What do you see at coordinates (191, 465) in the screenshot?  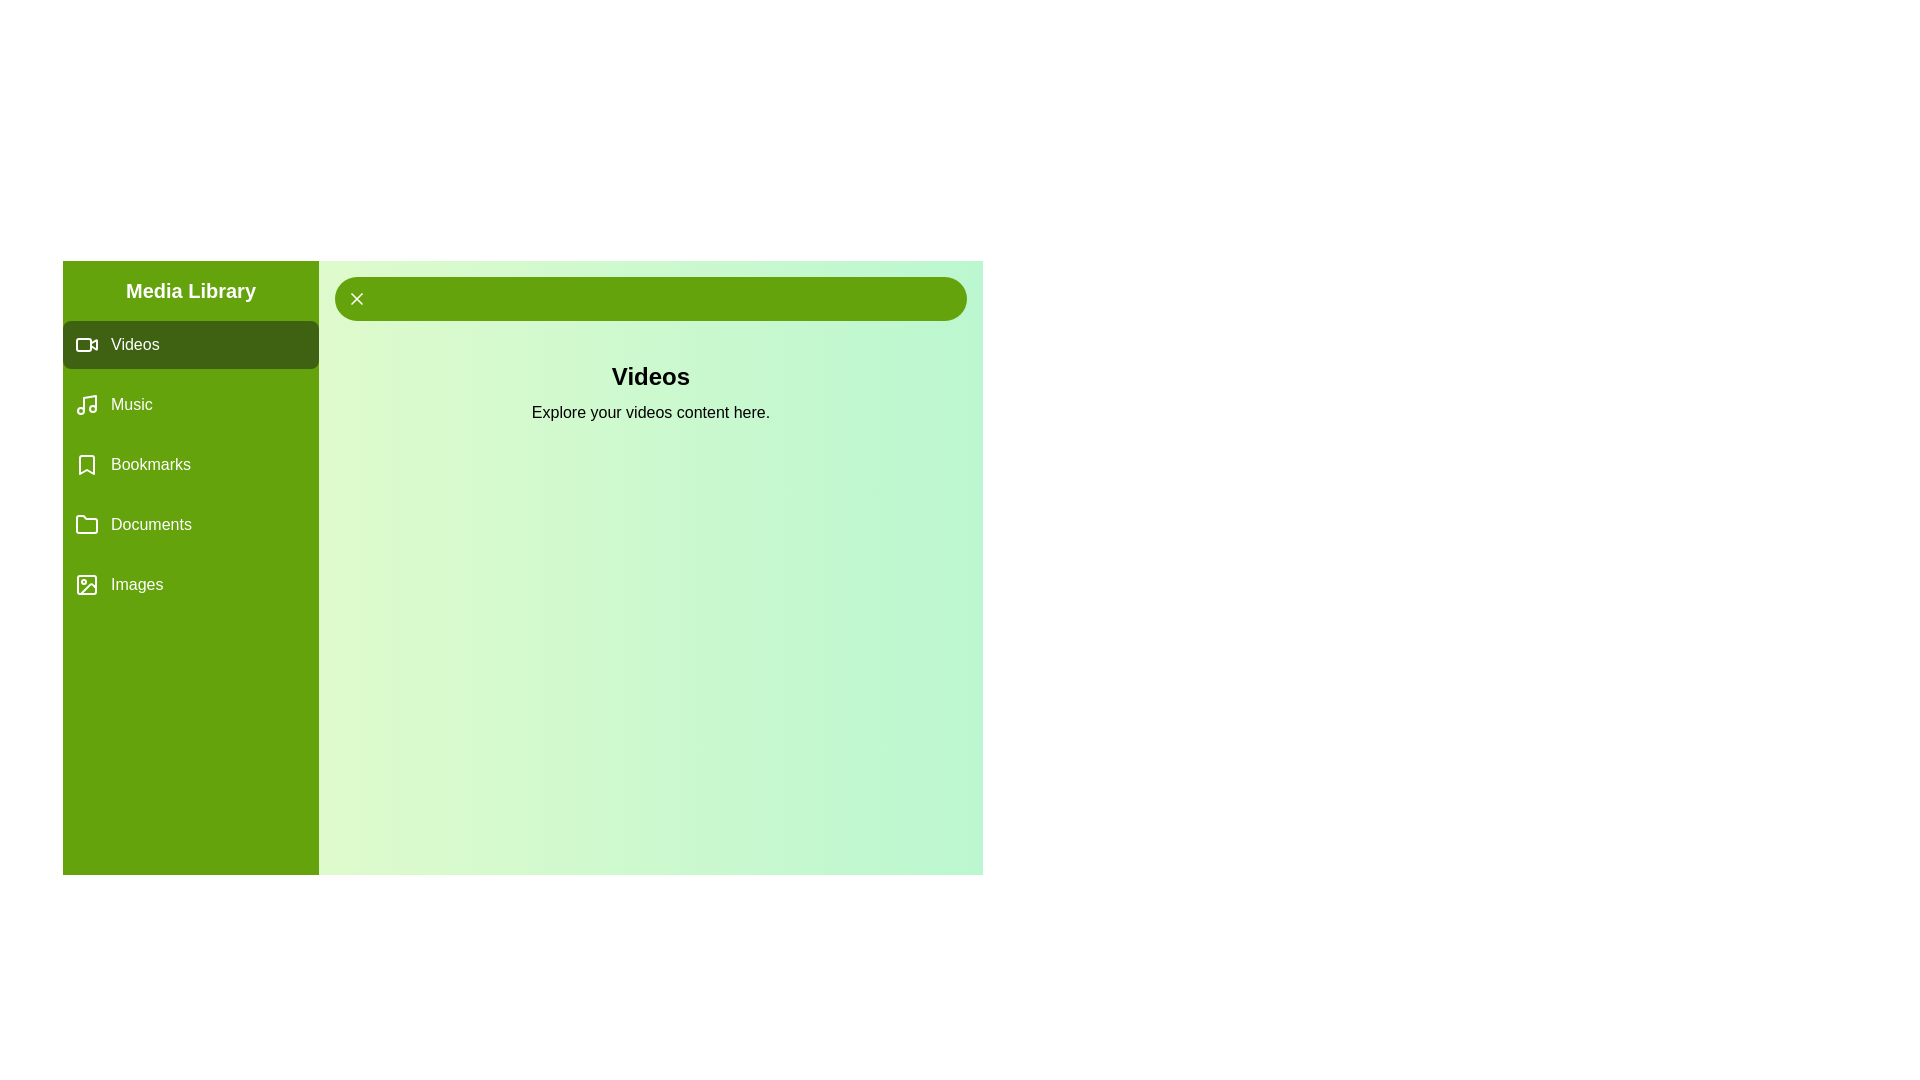 I see `the Bookmarks tab by clicking on its label in the drawer` at bounding box center [191, 465].